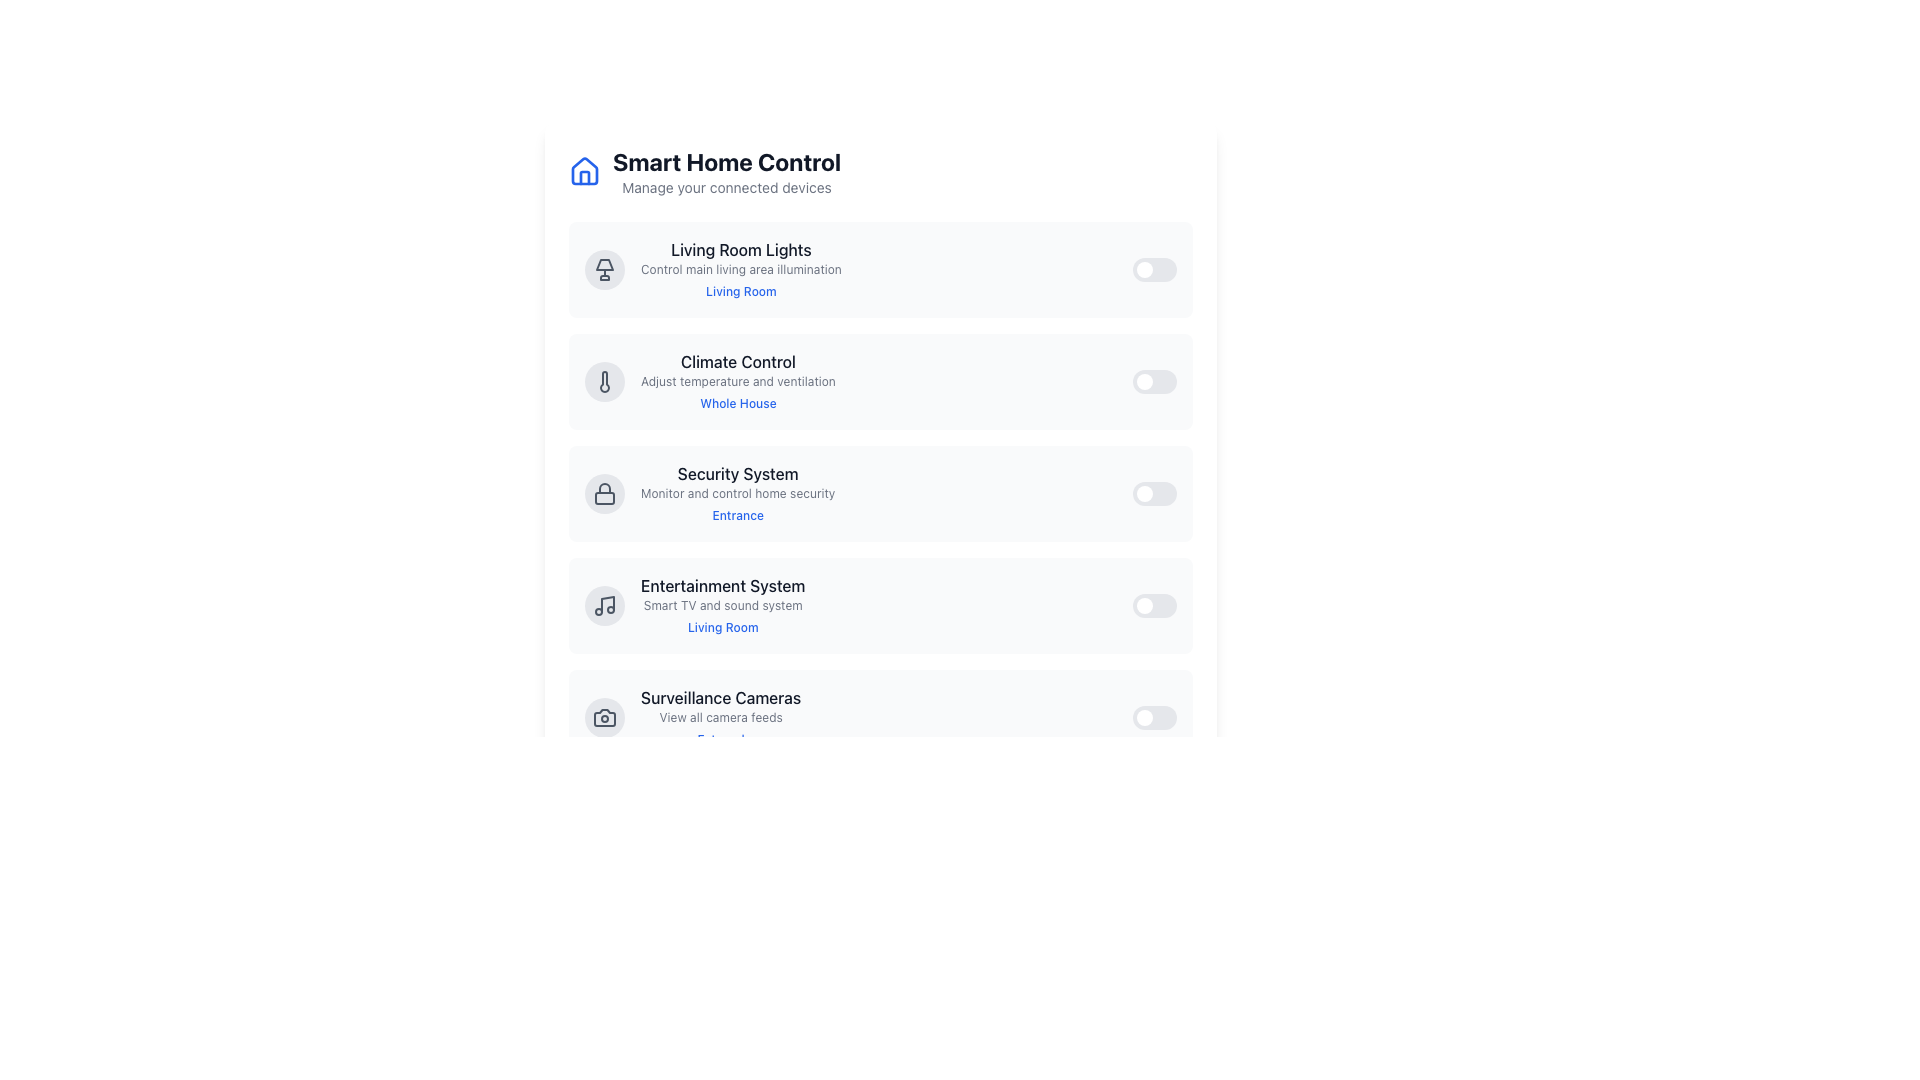  What do you see at coordinates (737, 403) in the screenshot?
I see `the 'Whole House' text label located at the bottom of the 'Climate Control' section, below the text 'Adjust temperature and ventilation'` at bounding box center [737, 403].